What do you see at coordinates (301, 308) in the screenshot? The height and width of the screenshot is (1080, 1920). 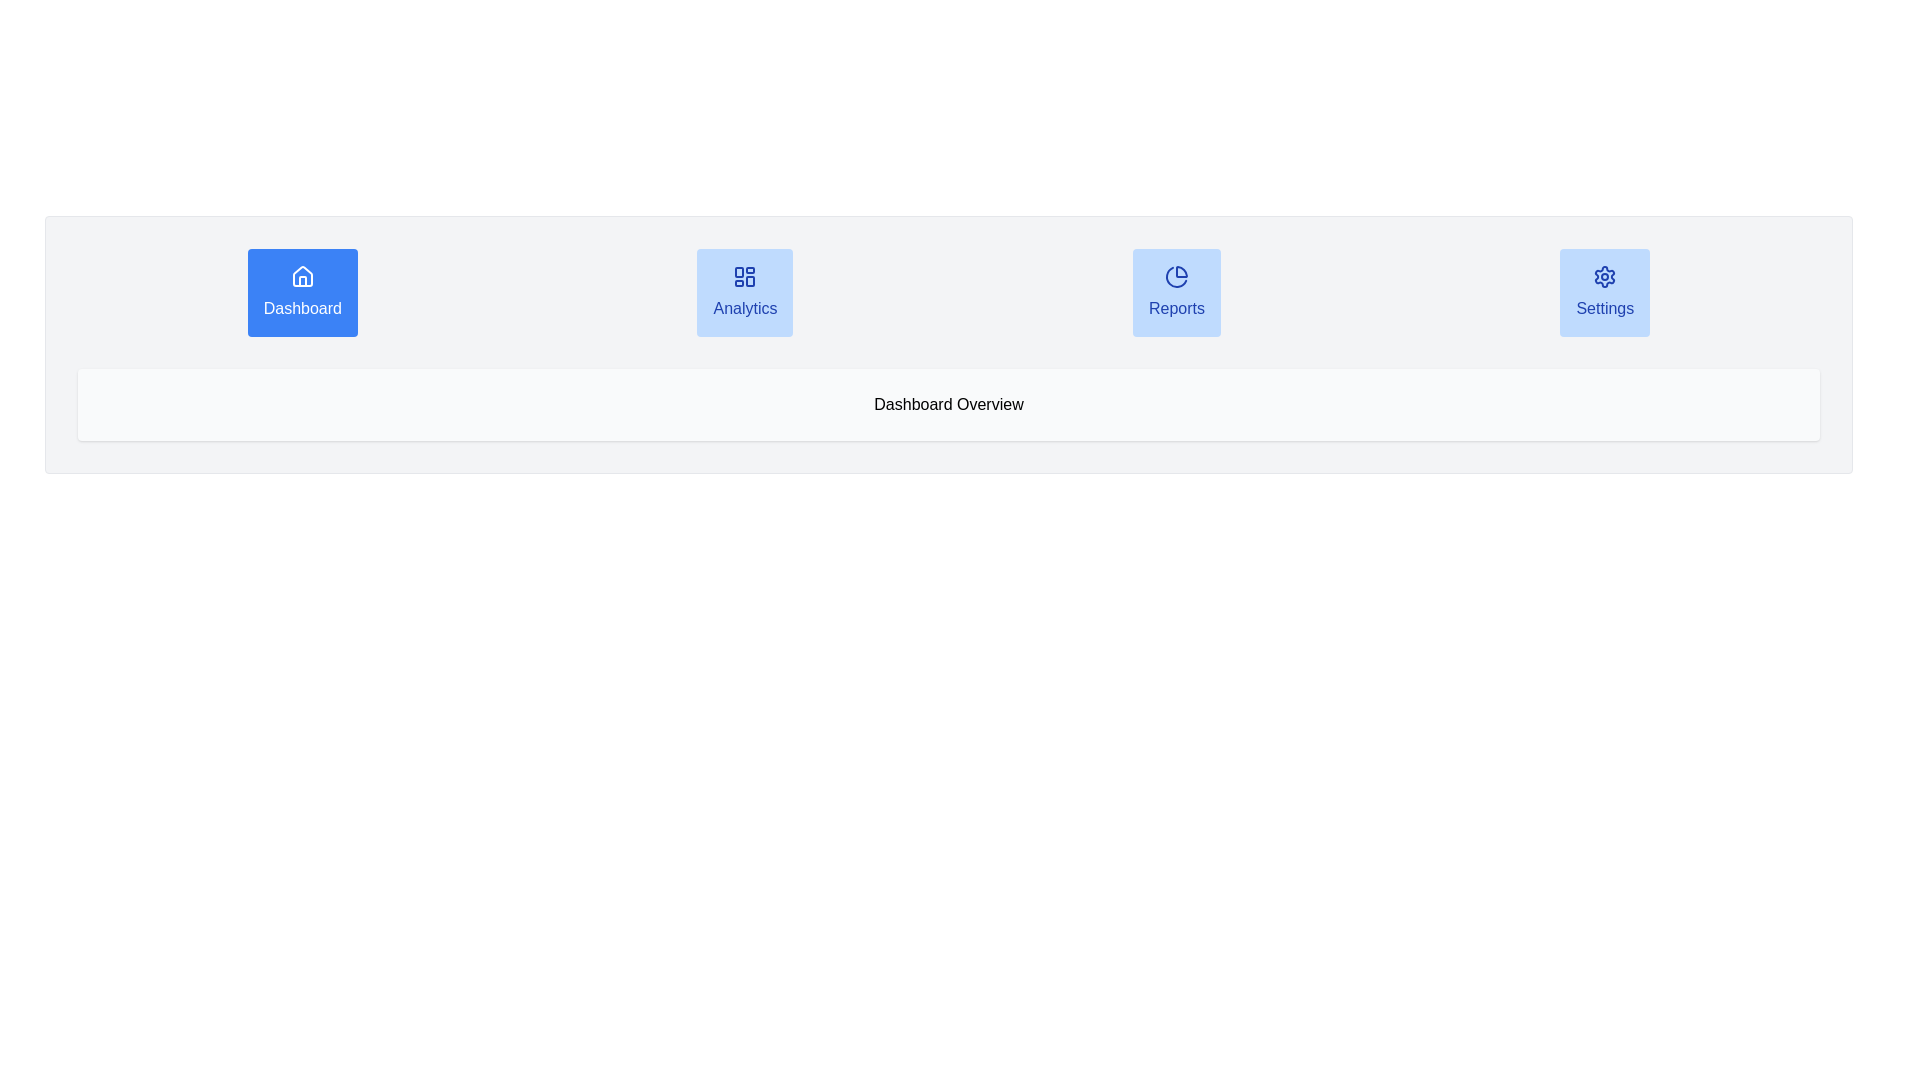 I see `the 'Dashboard' text label` at bounding box center [301, 308].